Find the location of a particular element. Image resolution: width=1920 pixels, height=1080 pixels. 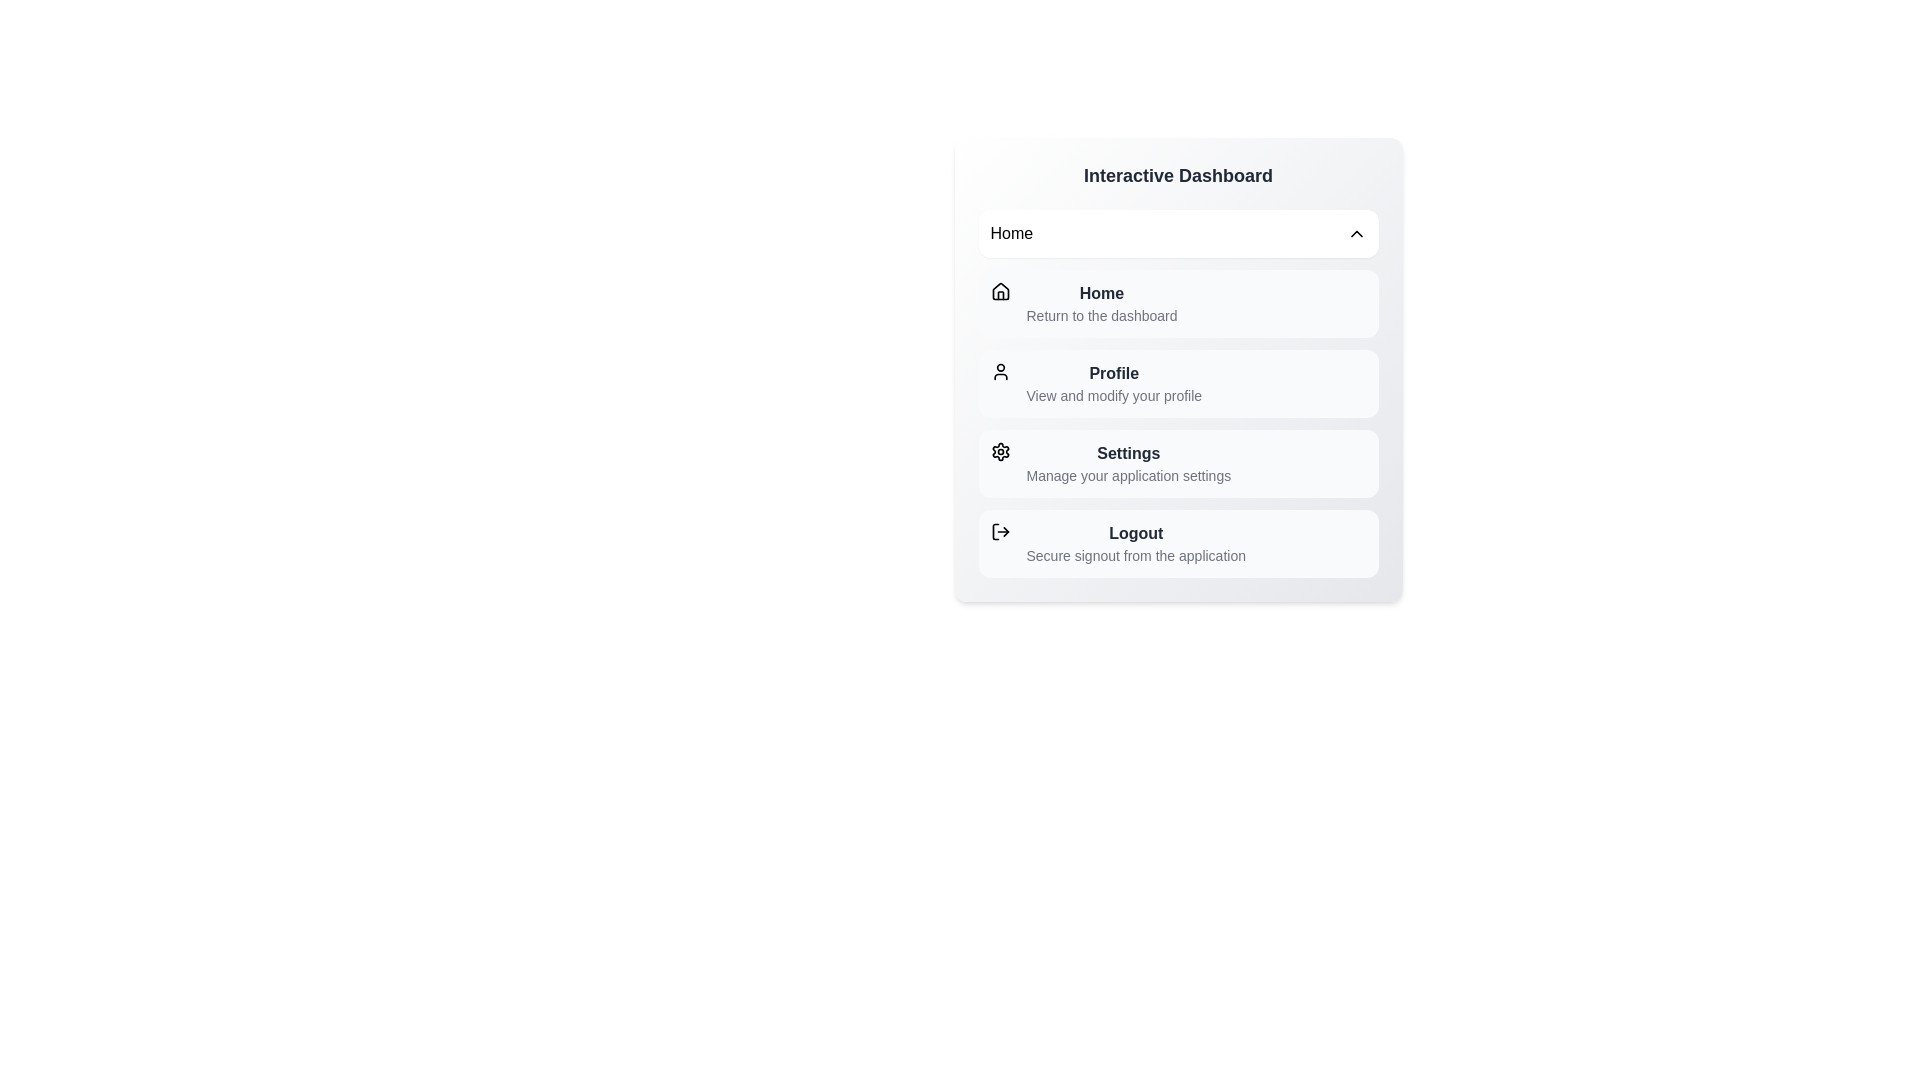

the menu section Logout is located at coordinates (1178, 543).